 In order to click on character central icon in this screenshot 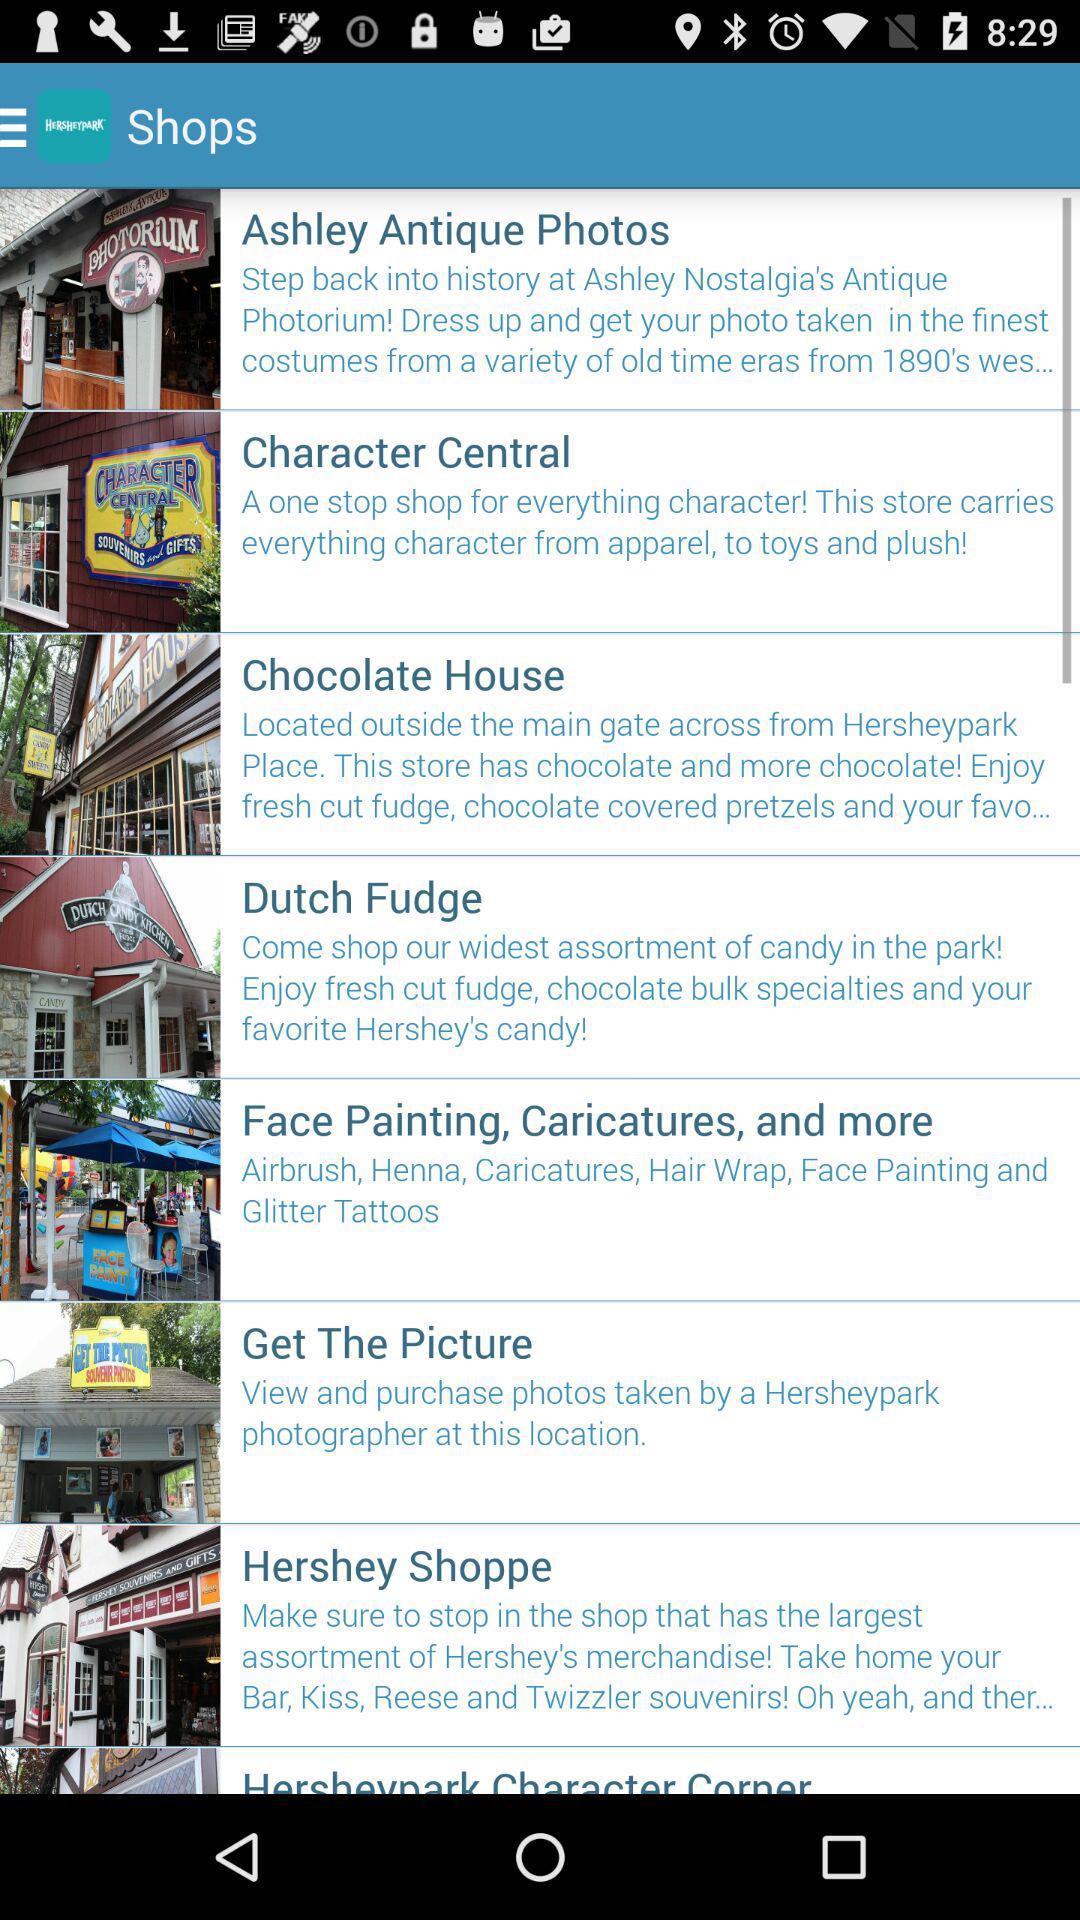, I will do `click(650, 449)`.